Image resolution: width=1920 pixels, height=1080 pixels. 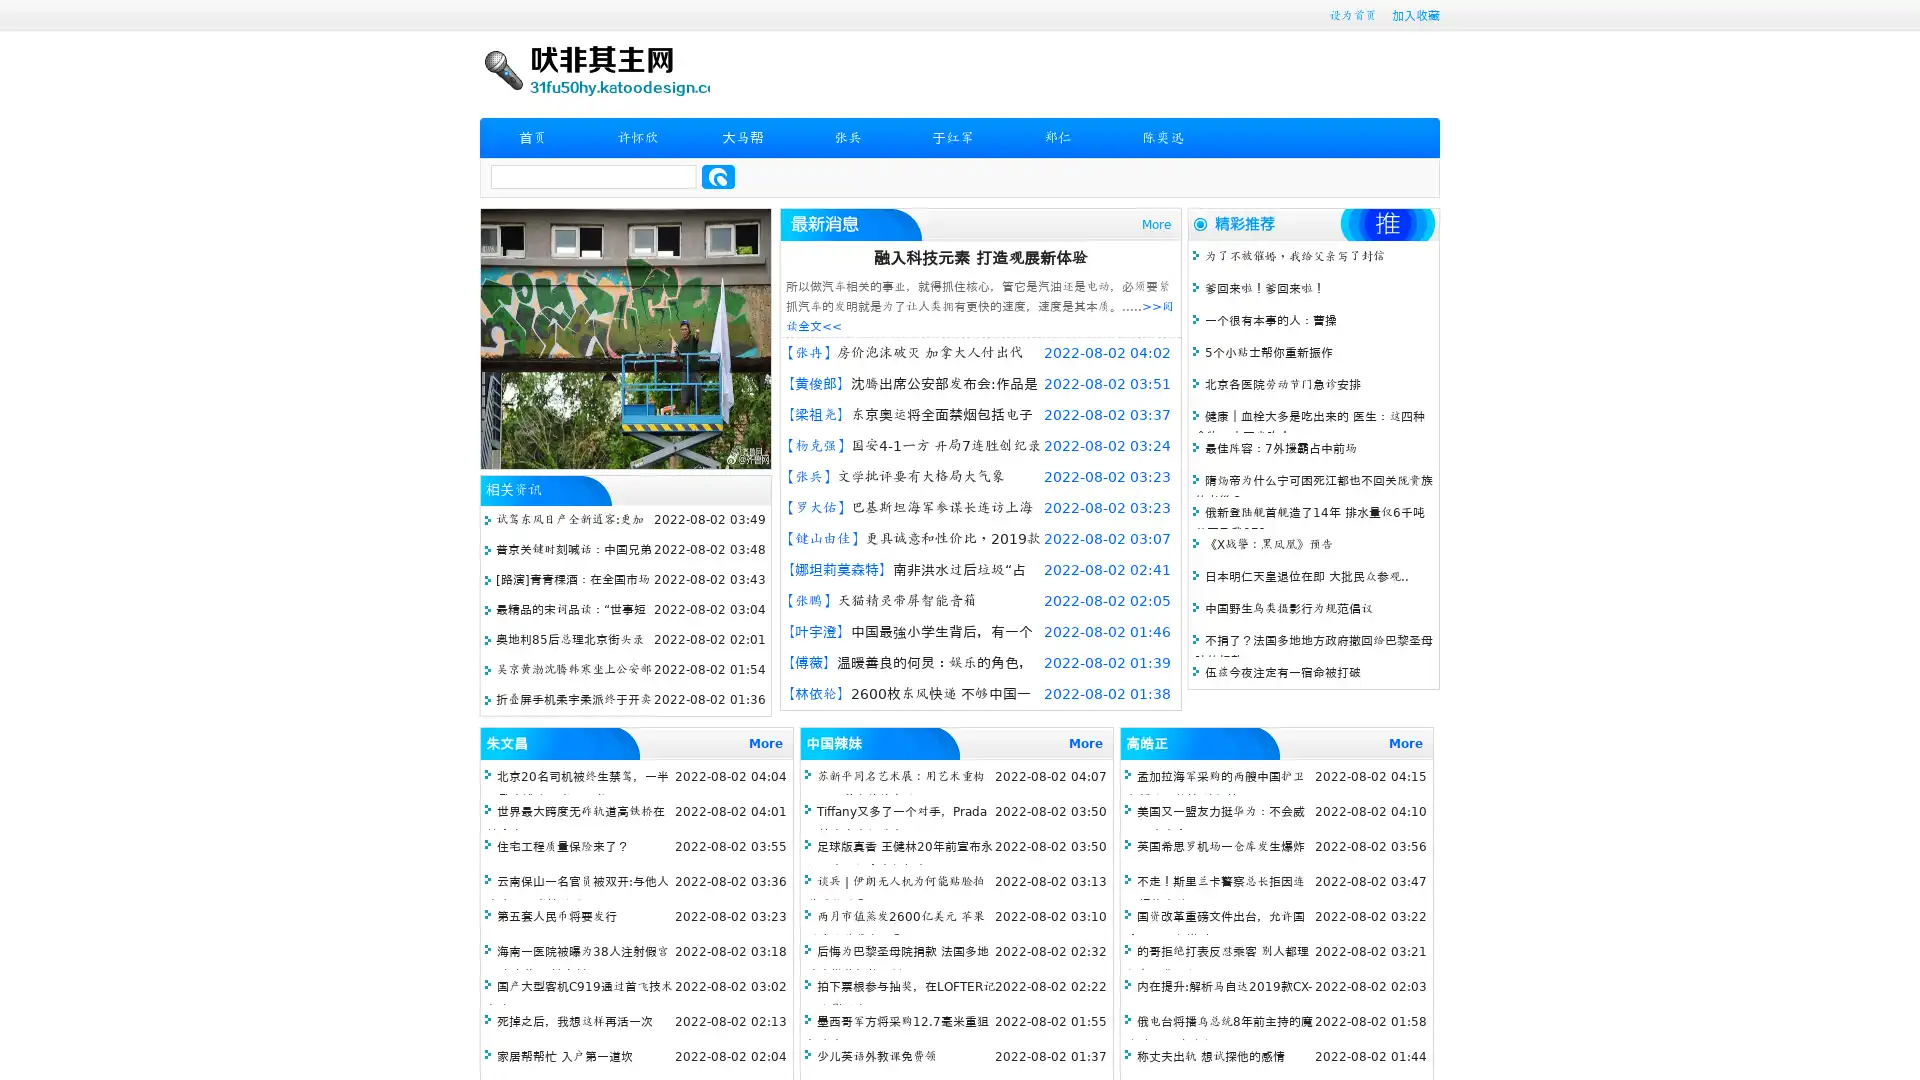 I want to click on Search, so click(x=718, y=176).